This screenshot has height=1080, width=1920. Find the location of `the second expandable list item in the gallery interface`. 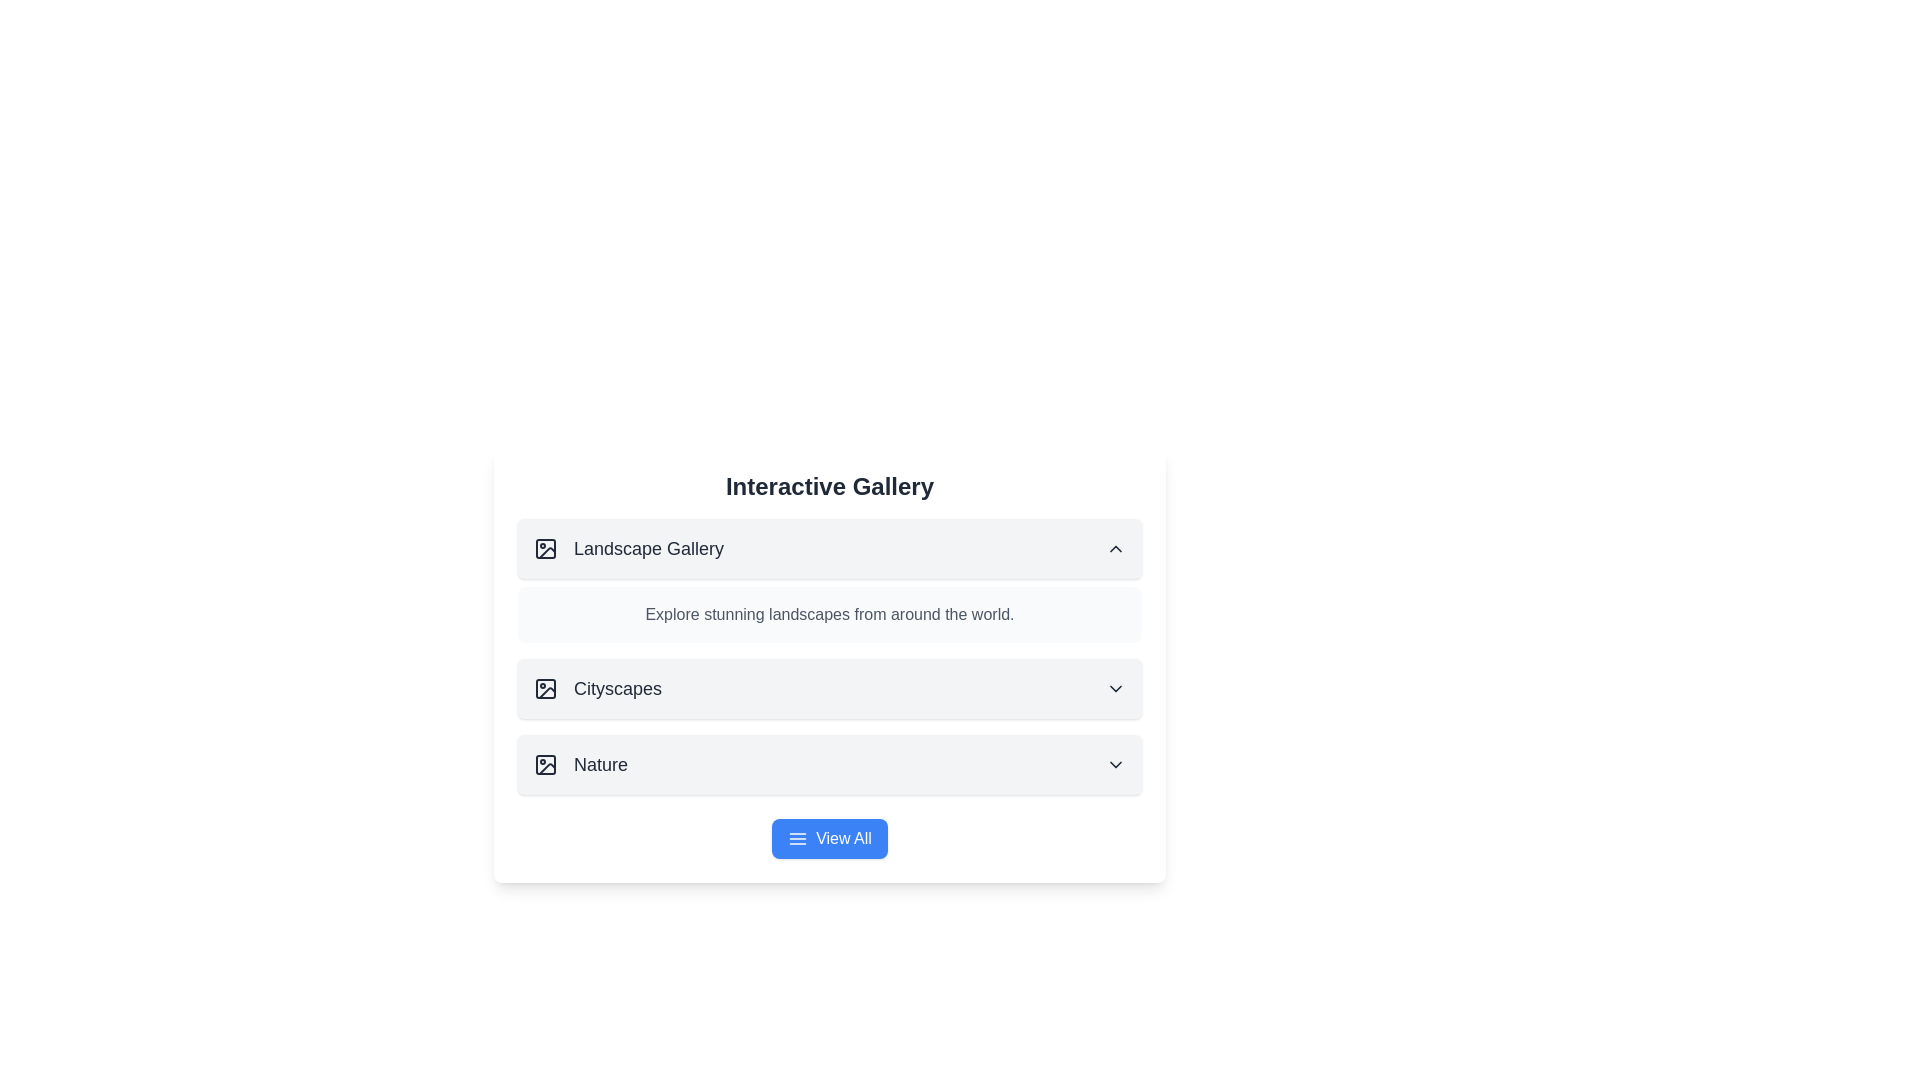

the second expandable list item in the gallery interface is located at coordinates (830, 688).